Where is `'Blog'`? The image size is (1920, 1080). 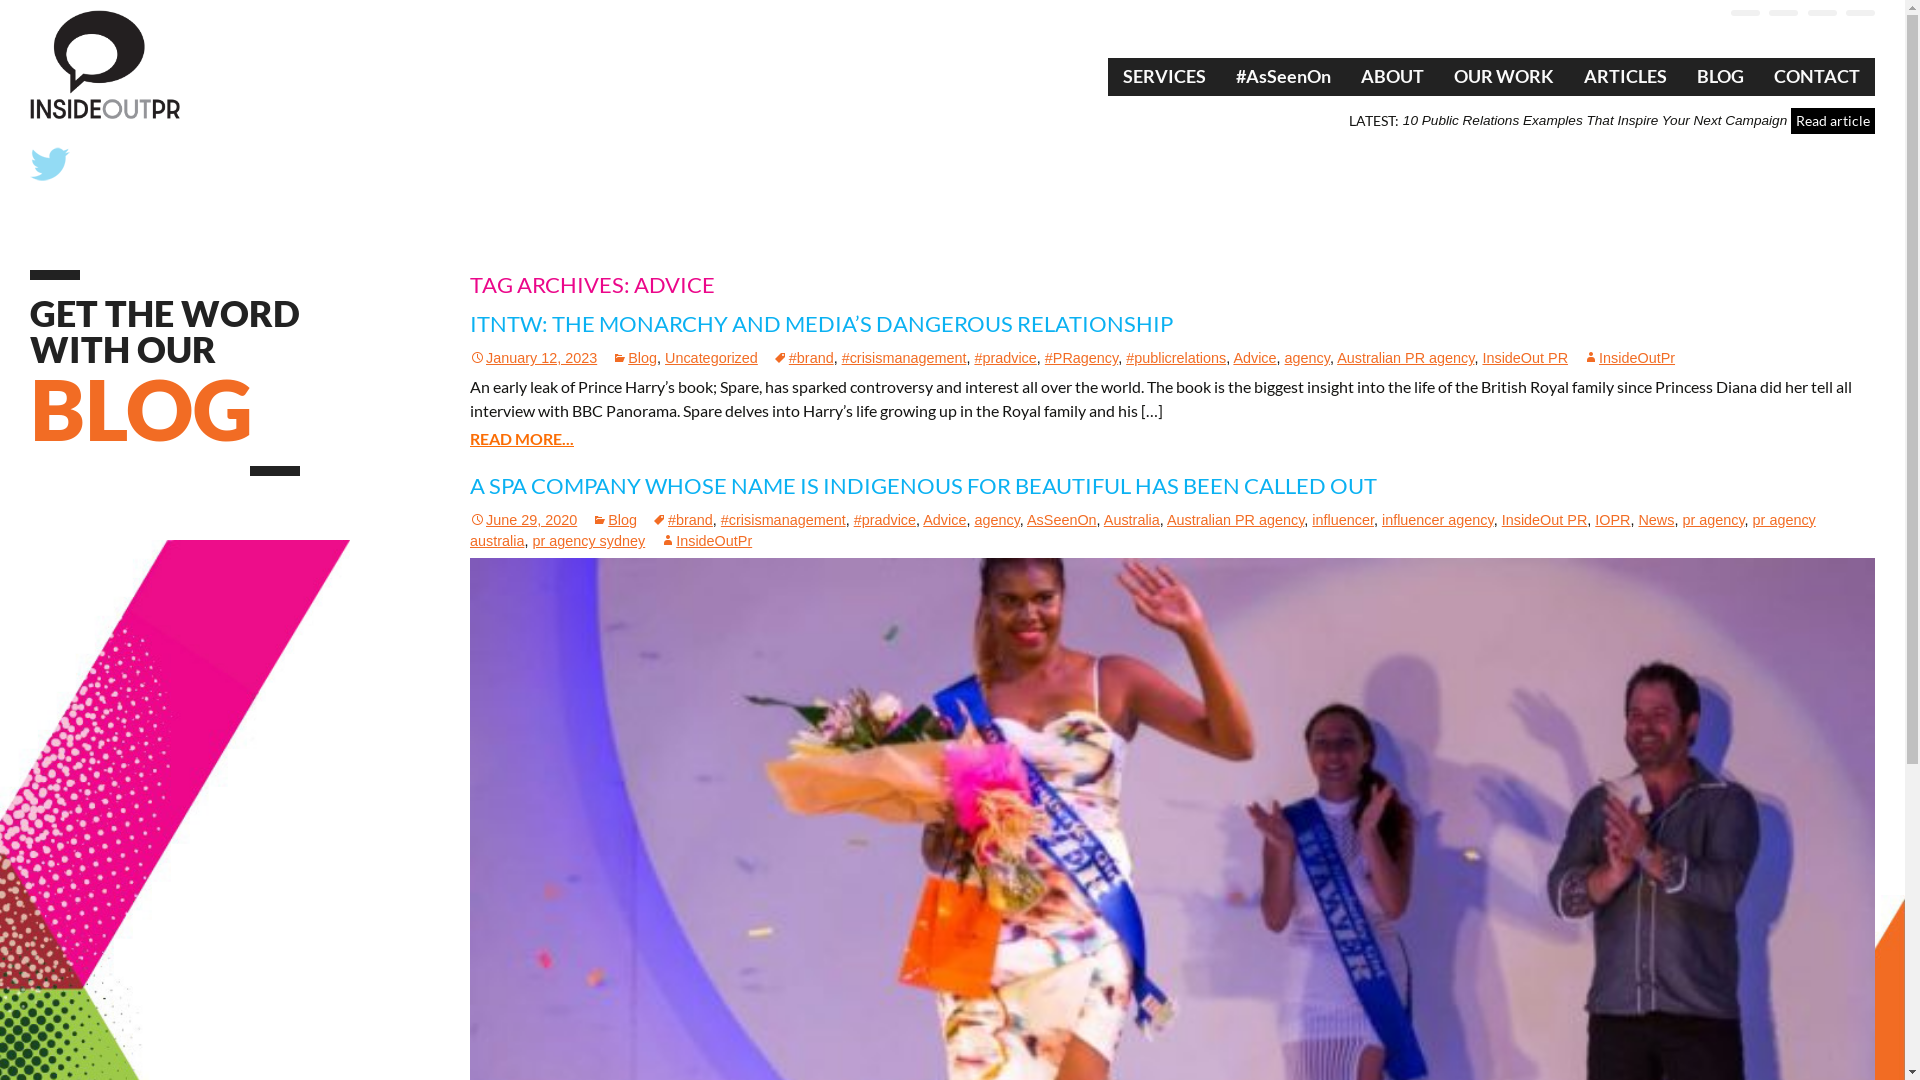
'Blog' is located at coordinates (633, 357).